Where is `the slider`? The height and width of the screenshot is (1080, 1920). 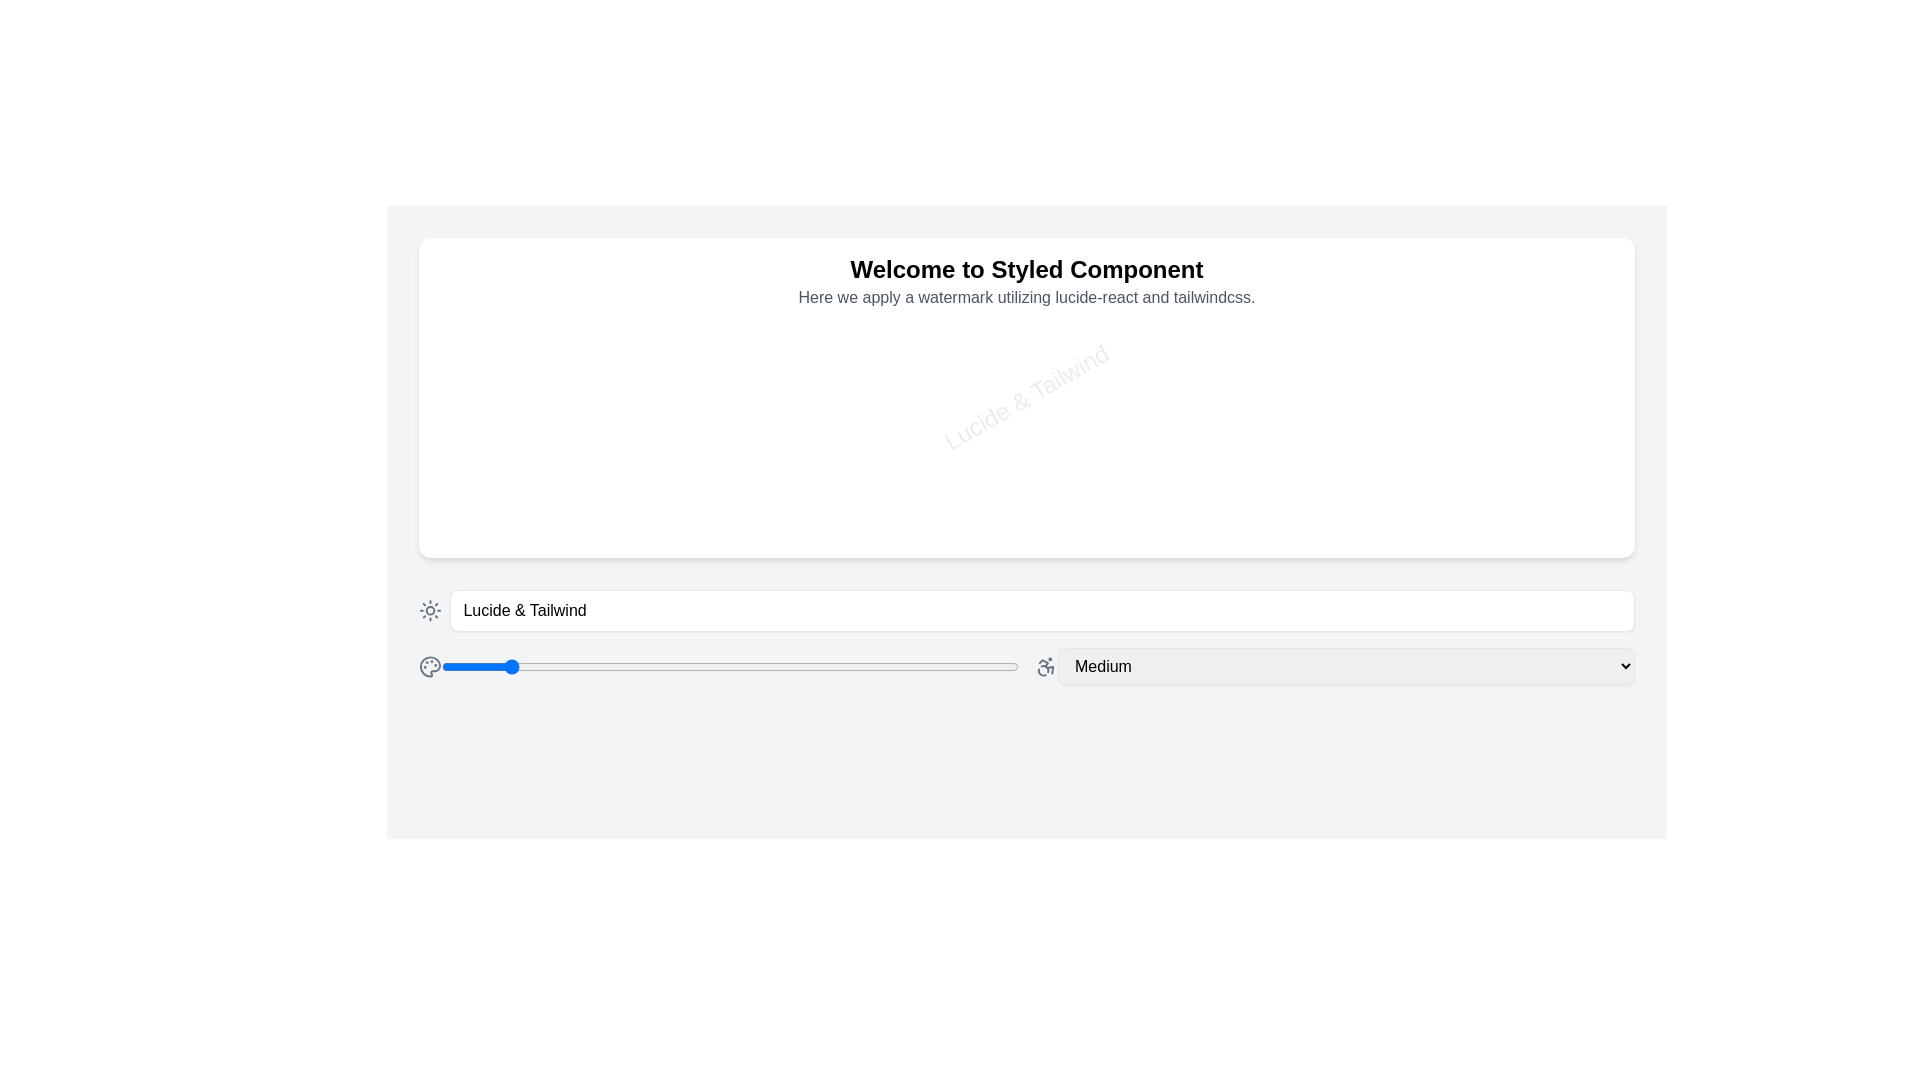
the slider is located at coordinates (377, 666).